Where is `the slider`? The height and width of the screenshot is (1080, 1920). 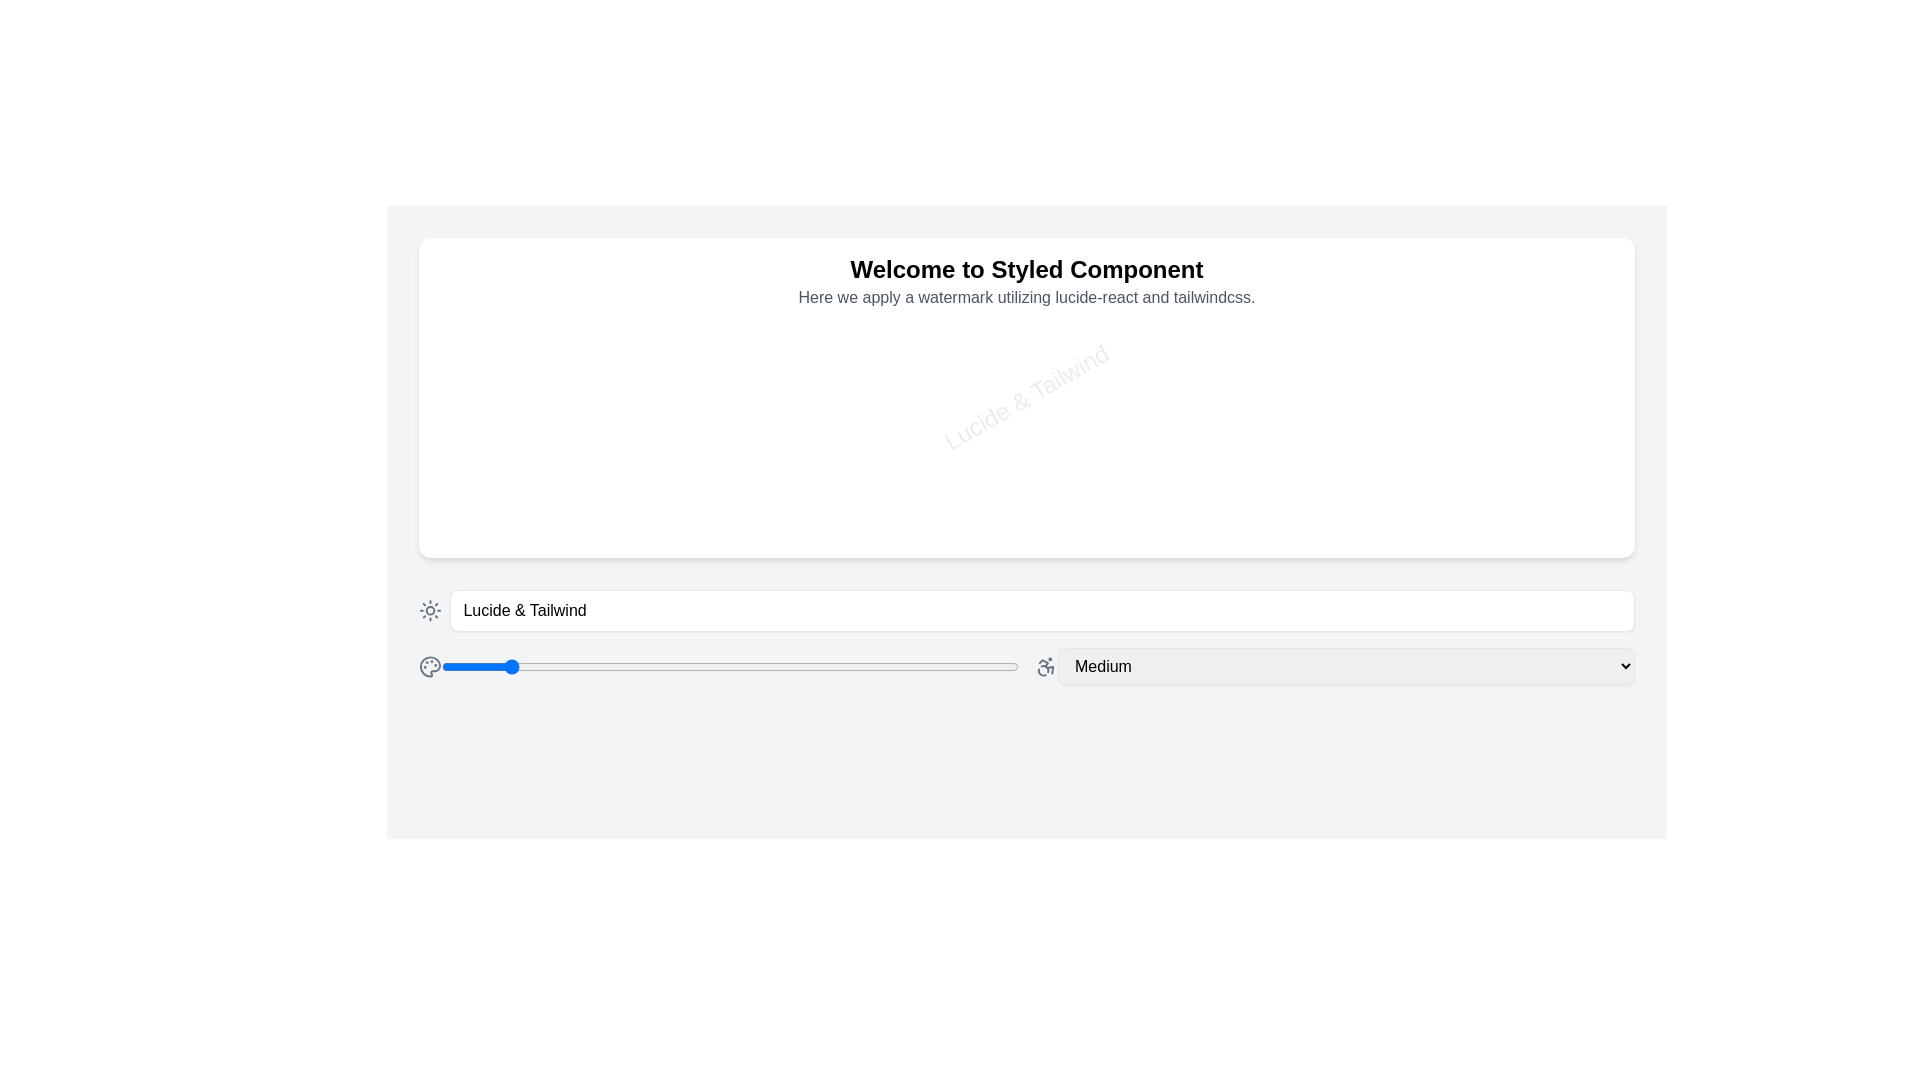
the slider is located at coordinates (377, 666).